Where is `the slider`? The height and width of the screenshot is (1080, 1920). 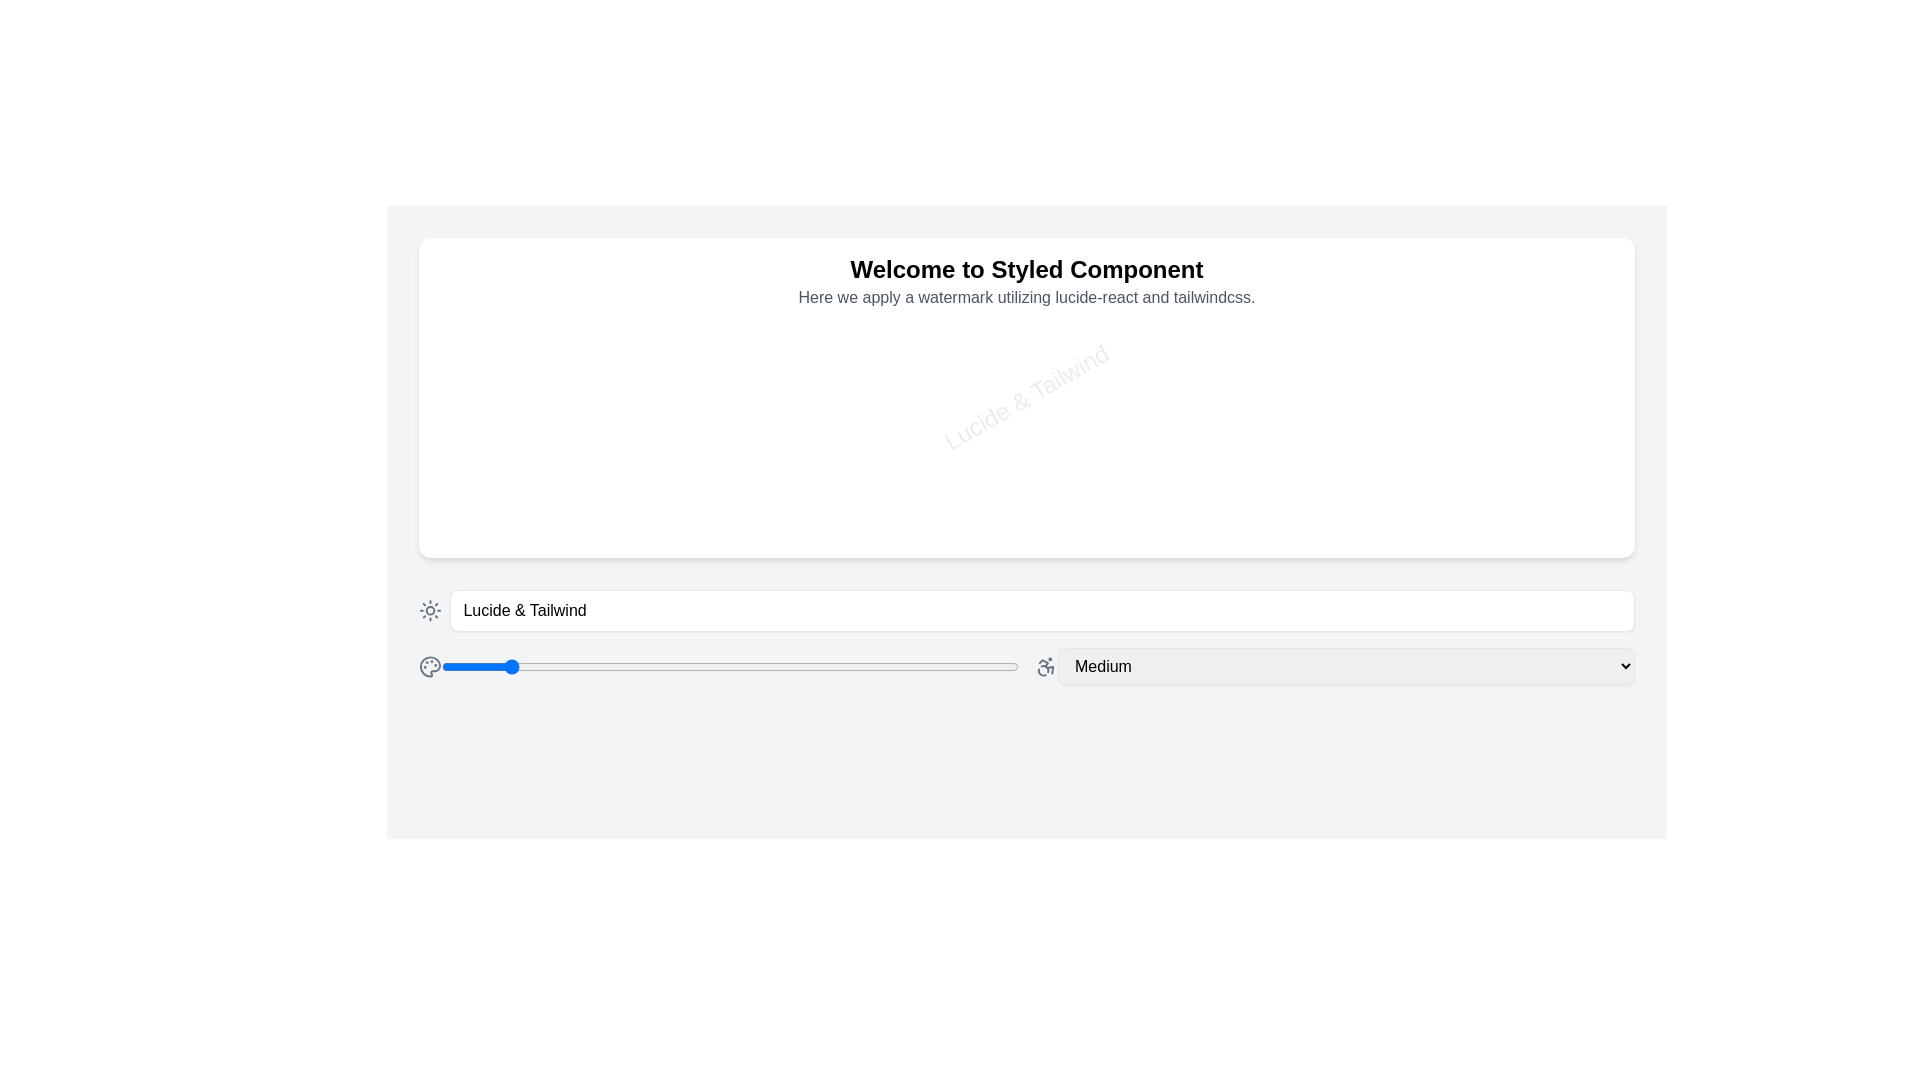
the slider is located at coordinates (377, 666).